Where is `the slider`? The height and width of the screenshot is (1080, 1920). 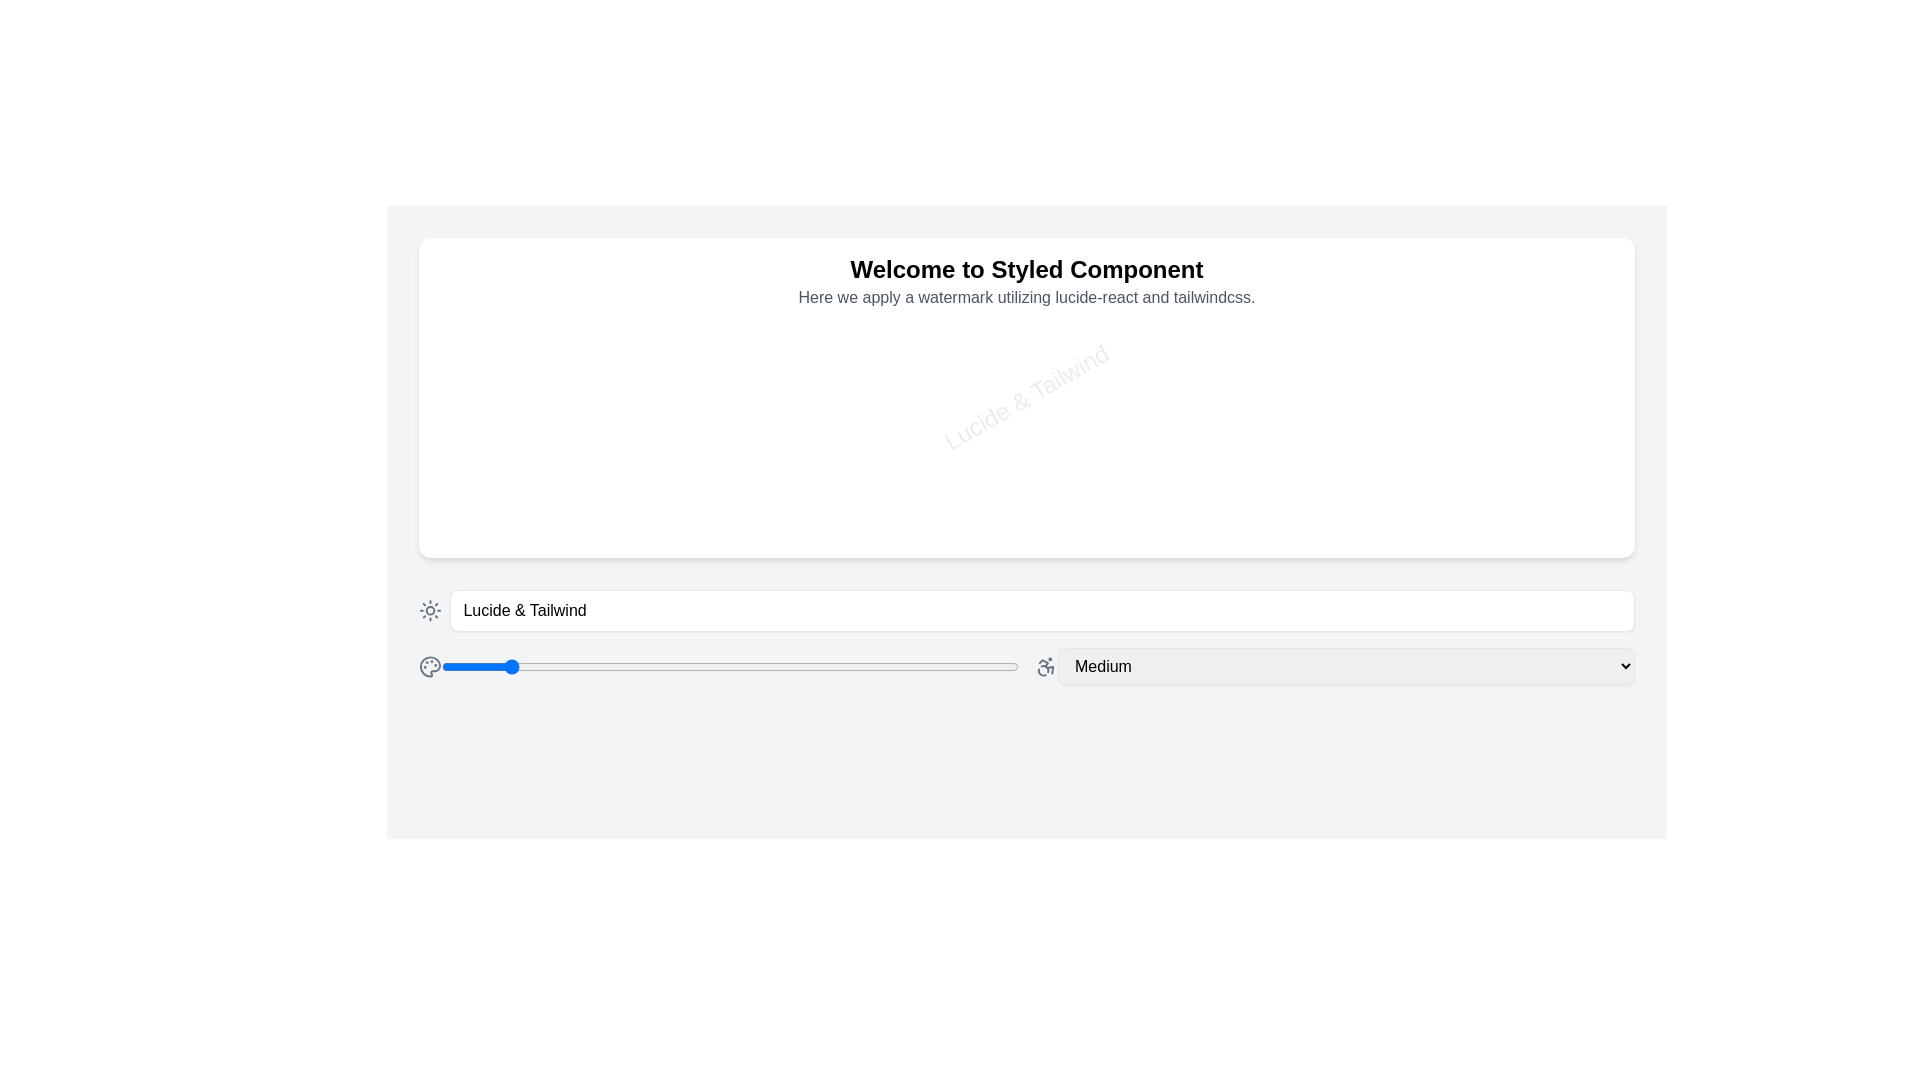
the slider is located at coordinates (377, 666).